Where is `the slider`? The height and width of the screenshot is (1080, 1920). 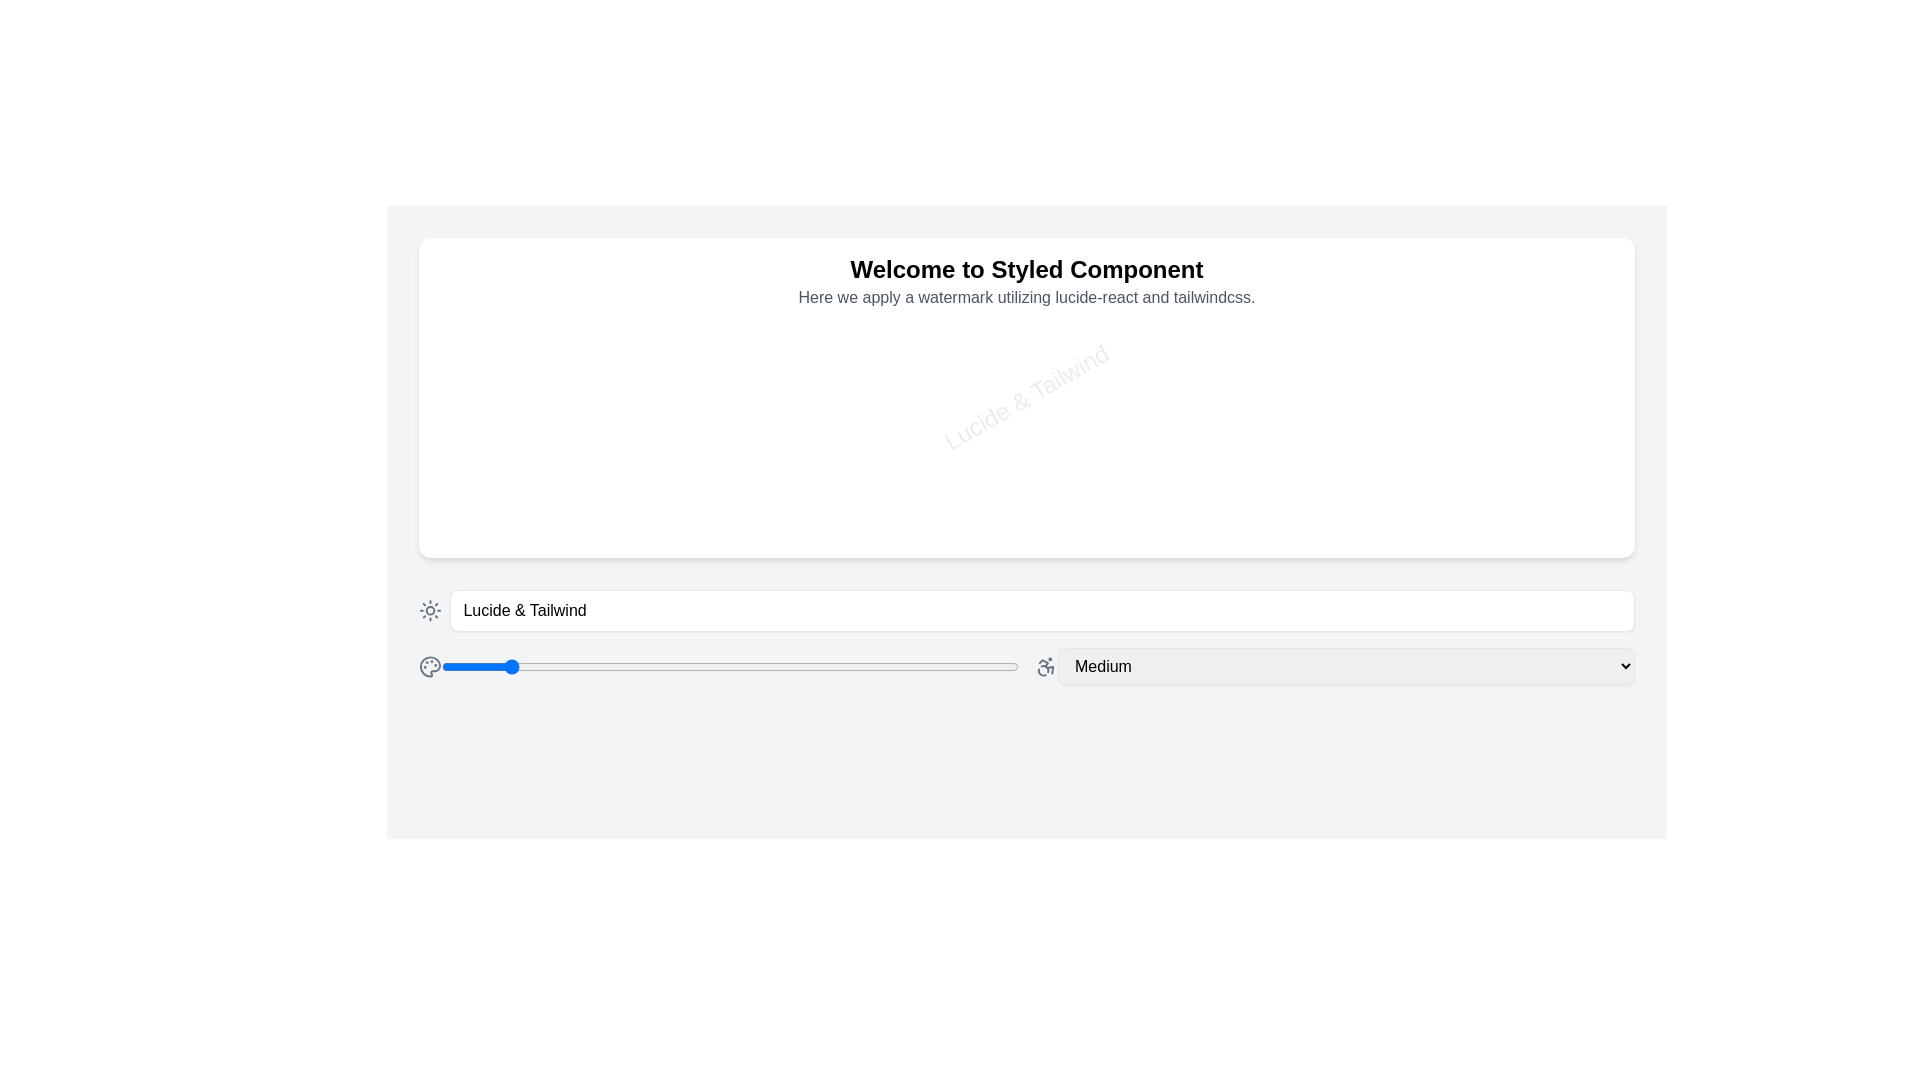
the slider is located at coordinates (377, 666).